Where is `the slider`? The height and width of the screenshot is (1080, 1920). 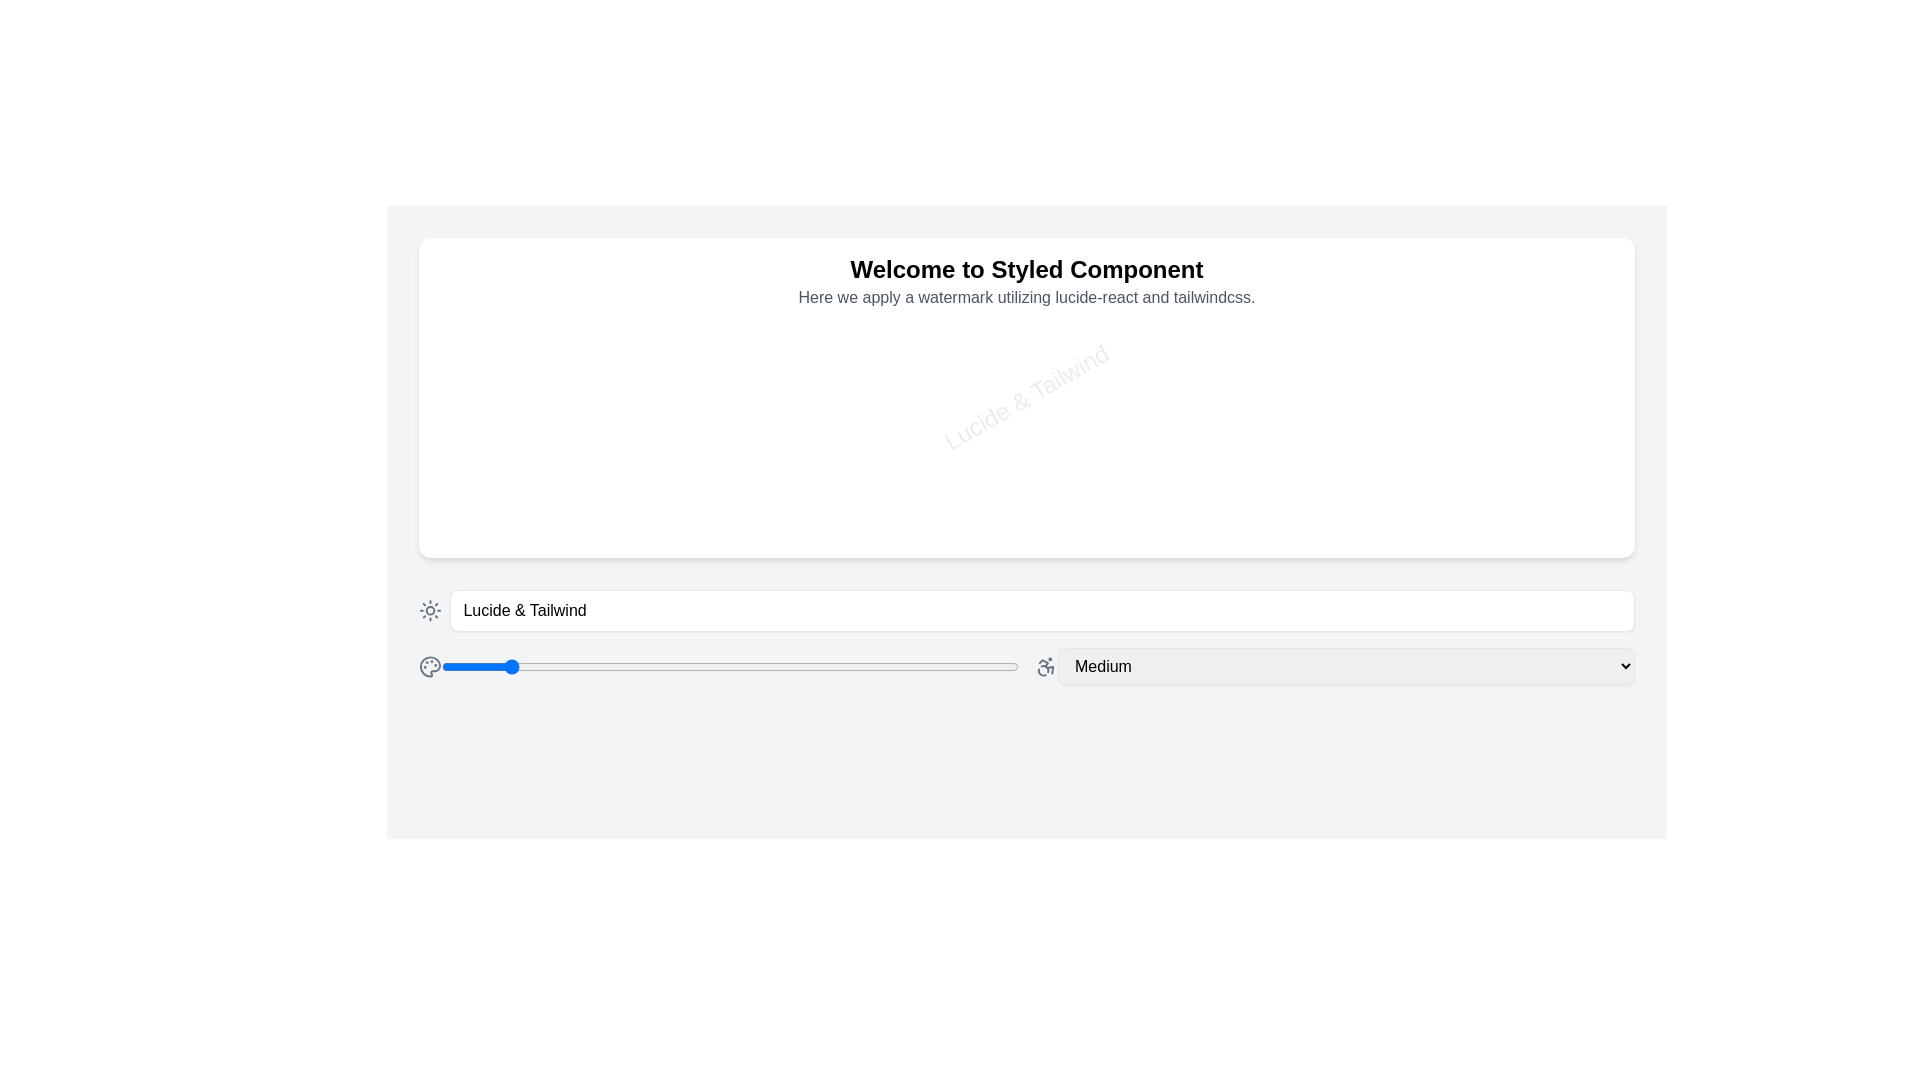
the slider is located at coordinates (377, 666).